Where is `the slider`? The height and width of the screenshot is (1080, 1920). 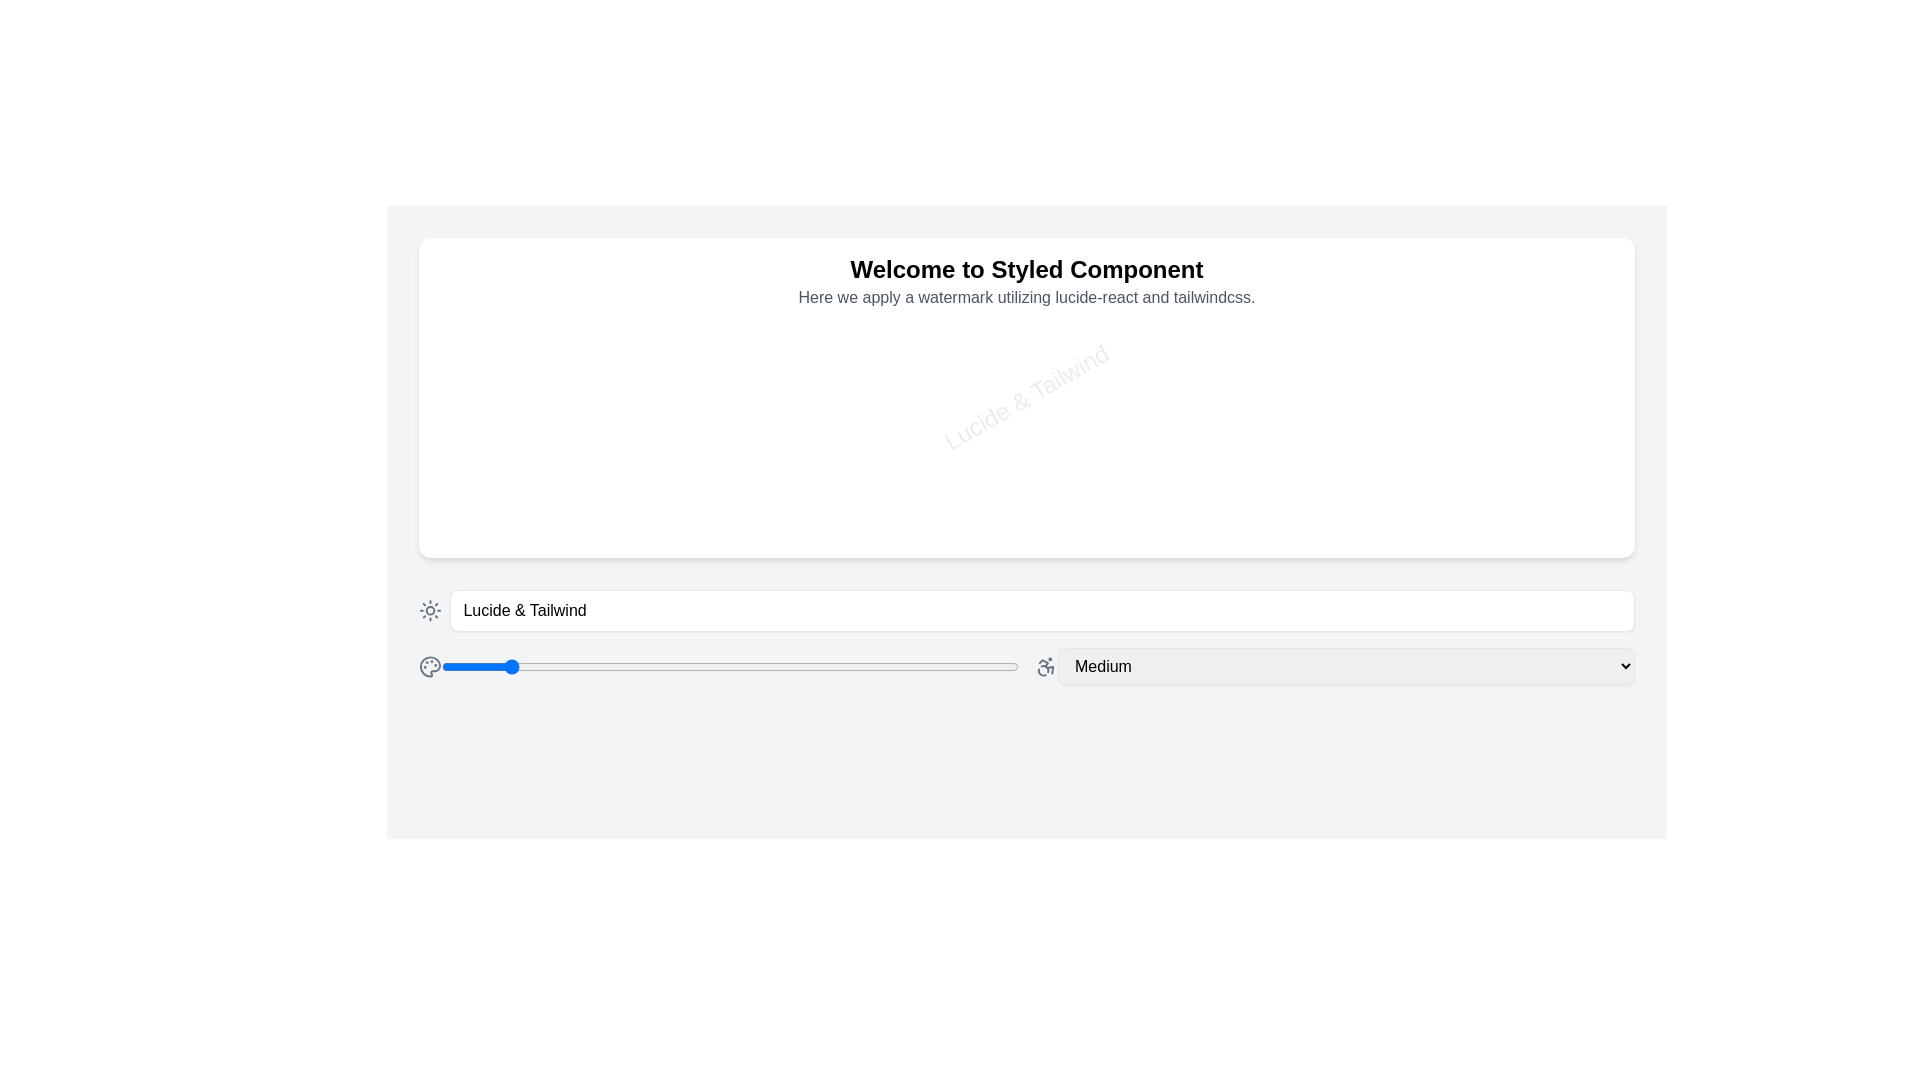
the slider is located at coordinates (377, 666).